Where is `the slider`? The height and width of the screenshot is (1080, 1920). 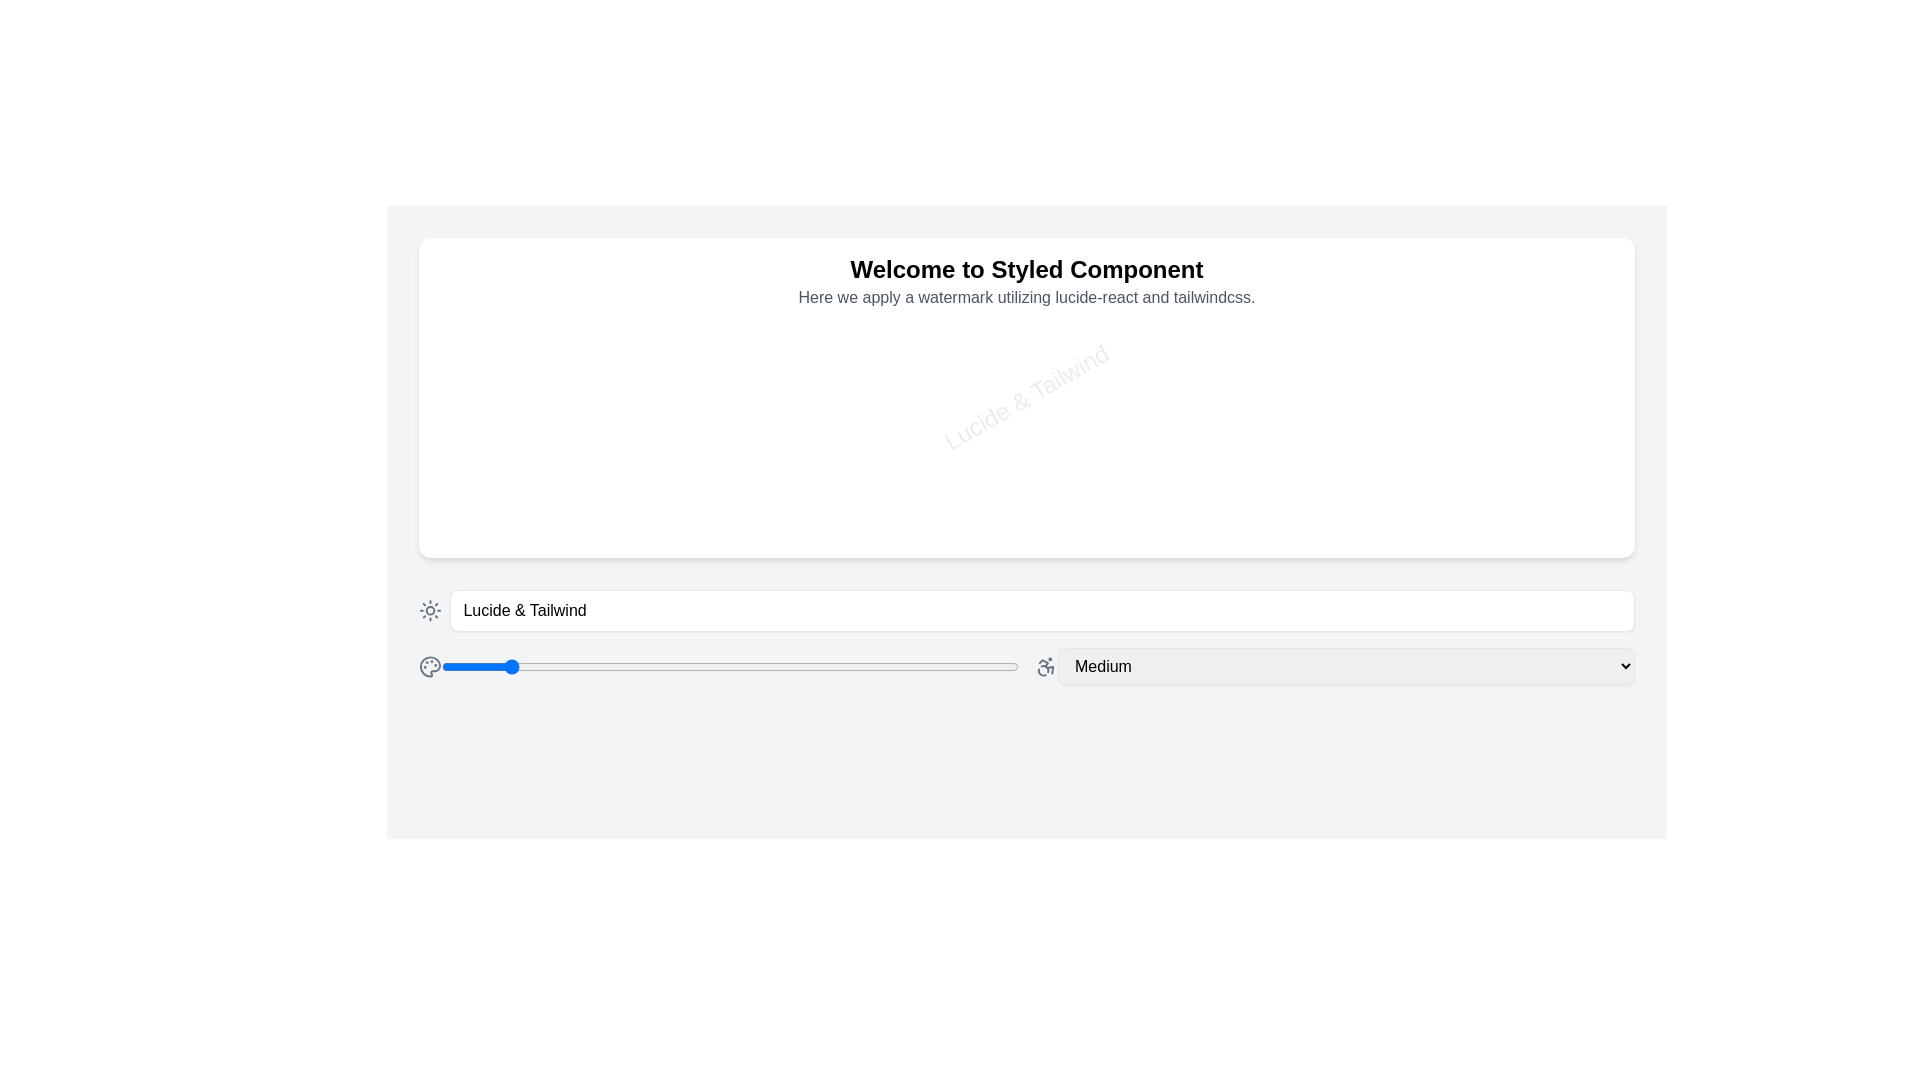
the slider is located at coordinates (377, 666).